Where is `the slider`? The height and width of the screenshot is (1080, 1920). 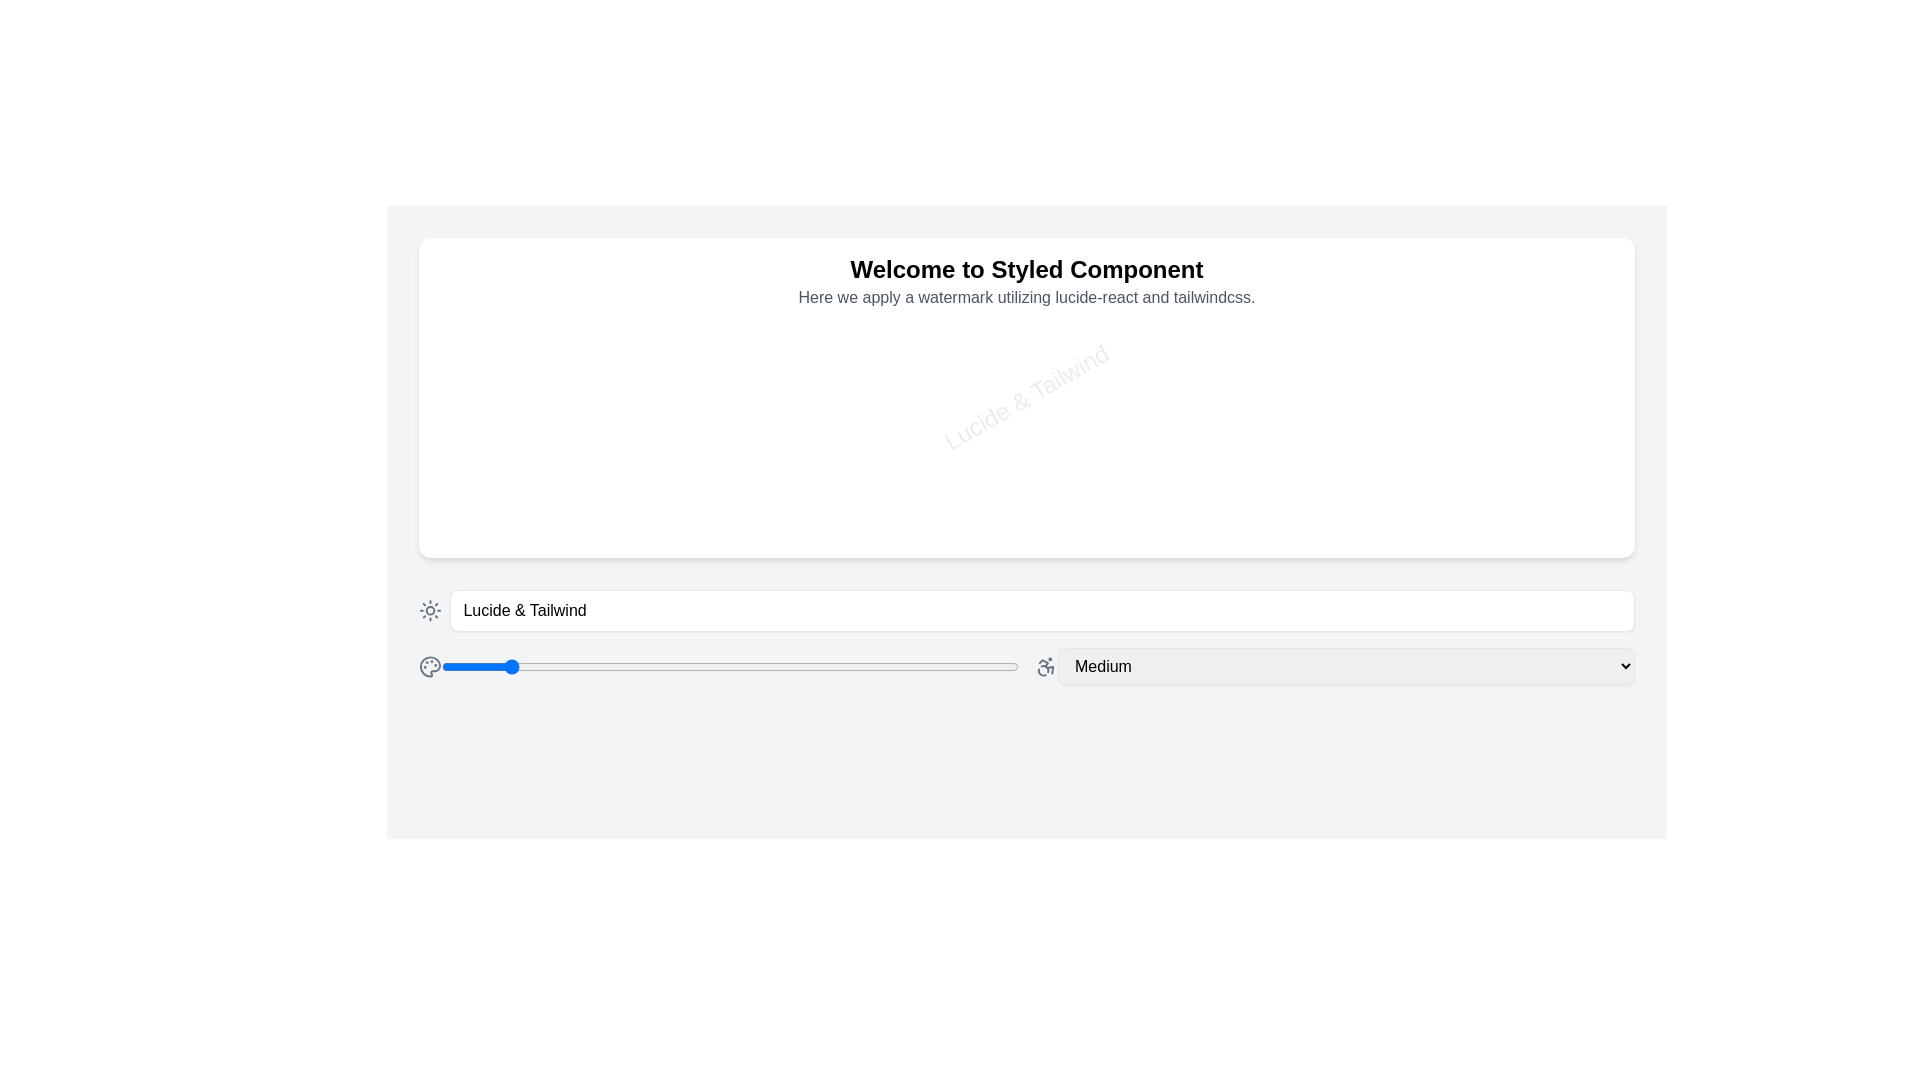
the slider is located at coordinates (377, 666).